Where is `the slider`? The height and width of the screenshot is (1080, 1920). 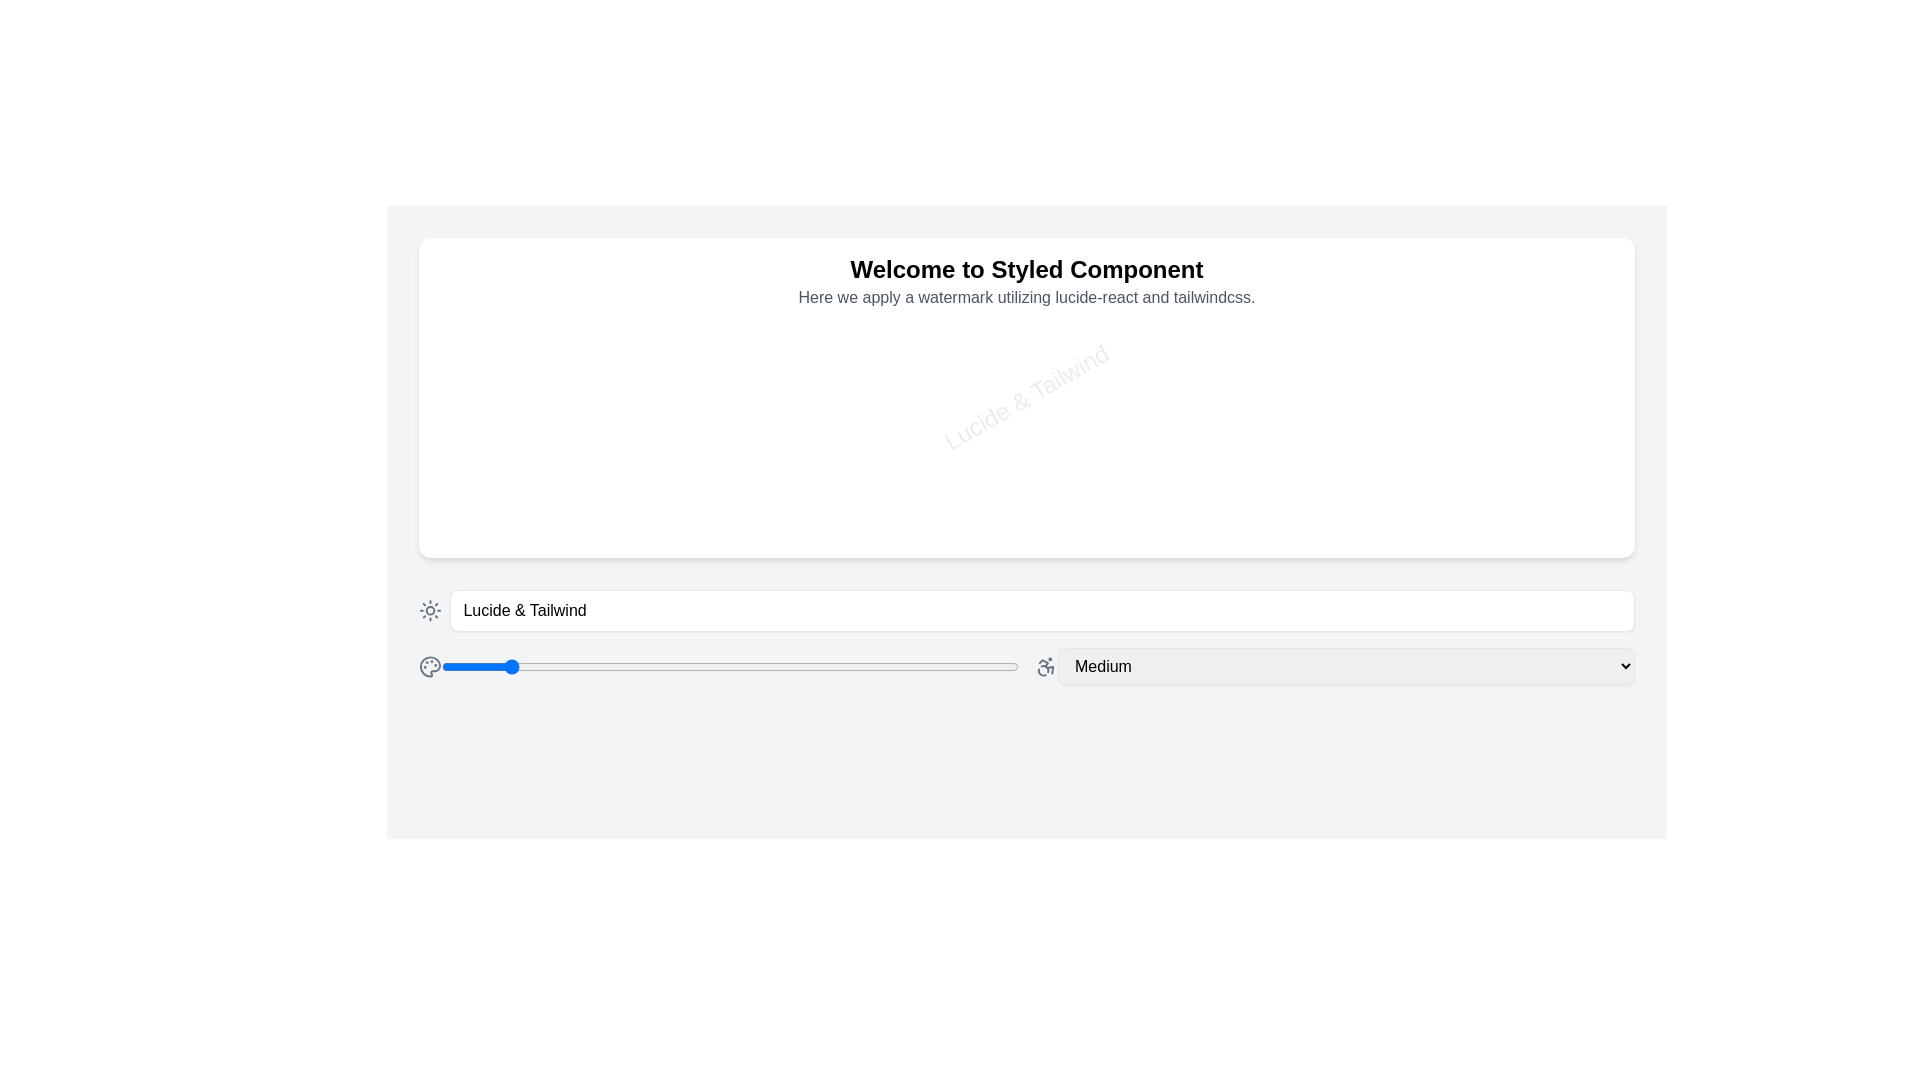
the slider is located at coordinates (377, 666).